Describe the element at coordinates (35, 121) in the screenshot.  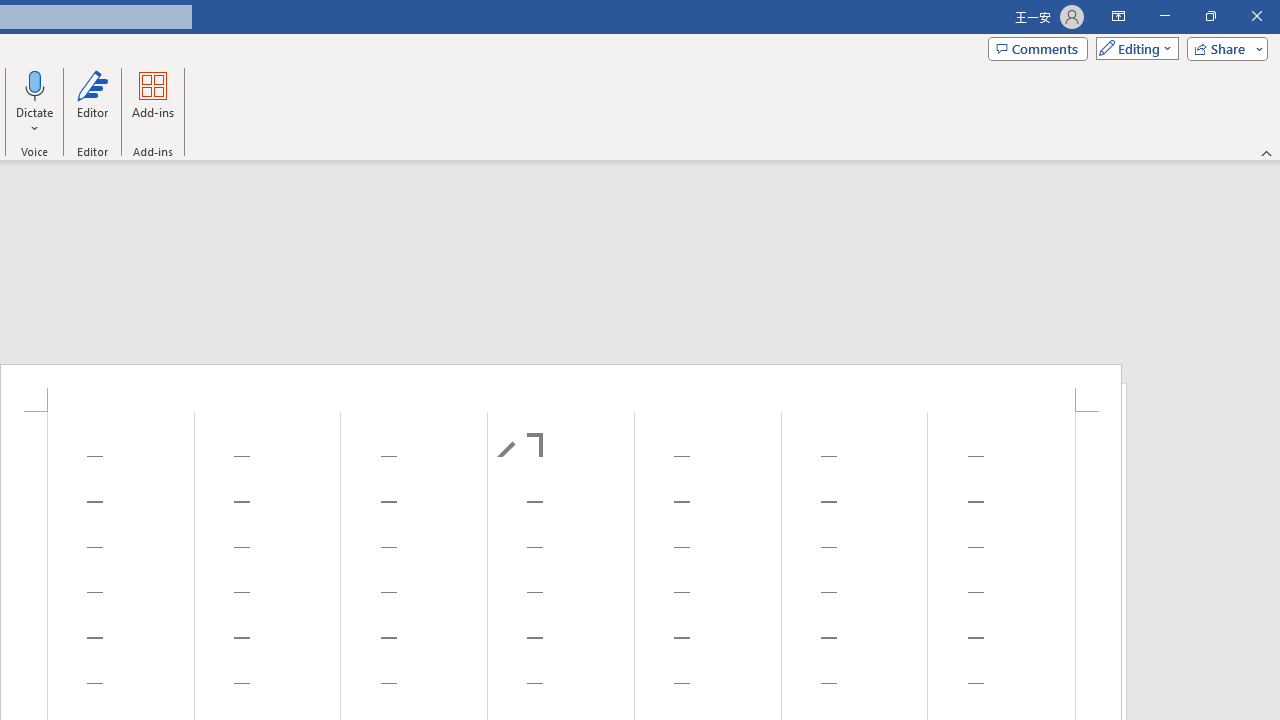
I see `'More Options'` at that location.